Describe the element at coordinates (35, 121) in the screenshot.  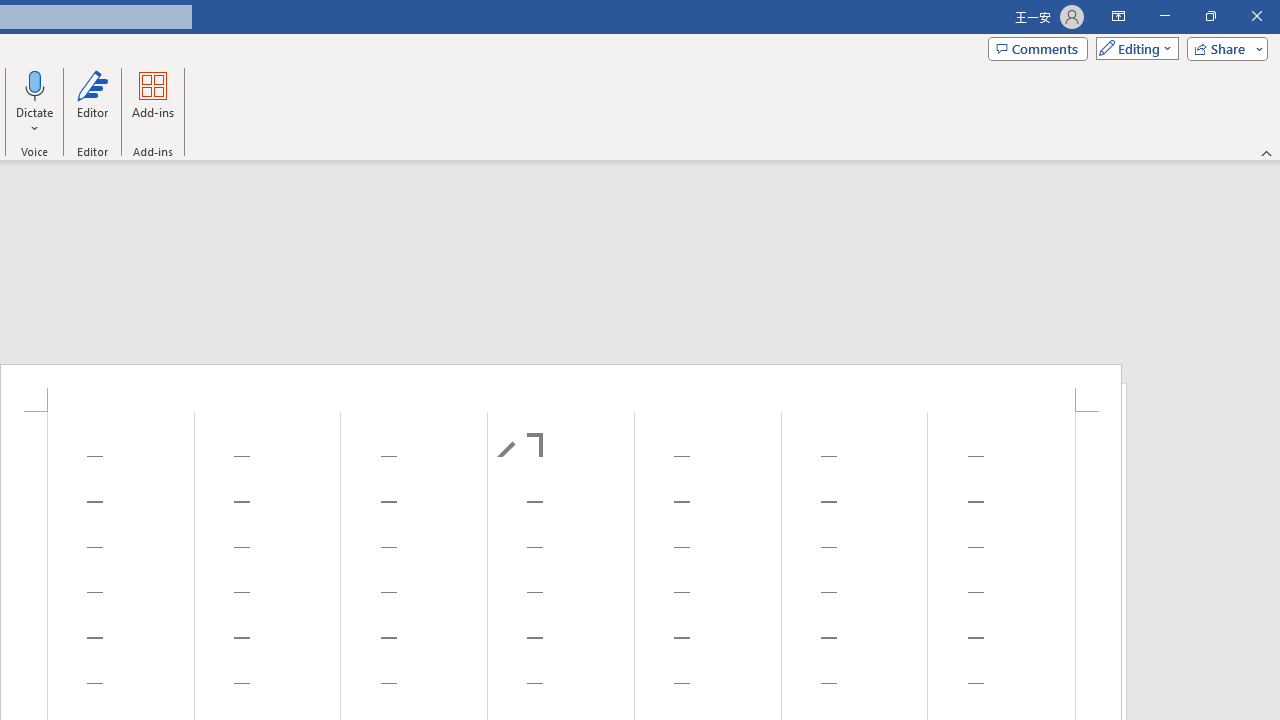
I see `'More Options'` at that location.